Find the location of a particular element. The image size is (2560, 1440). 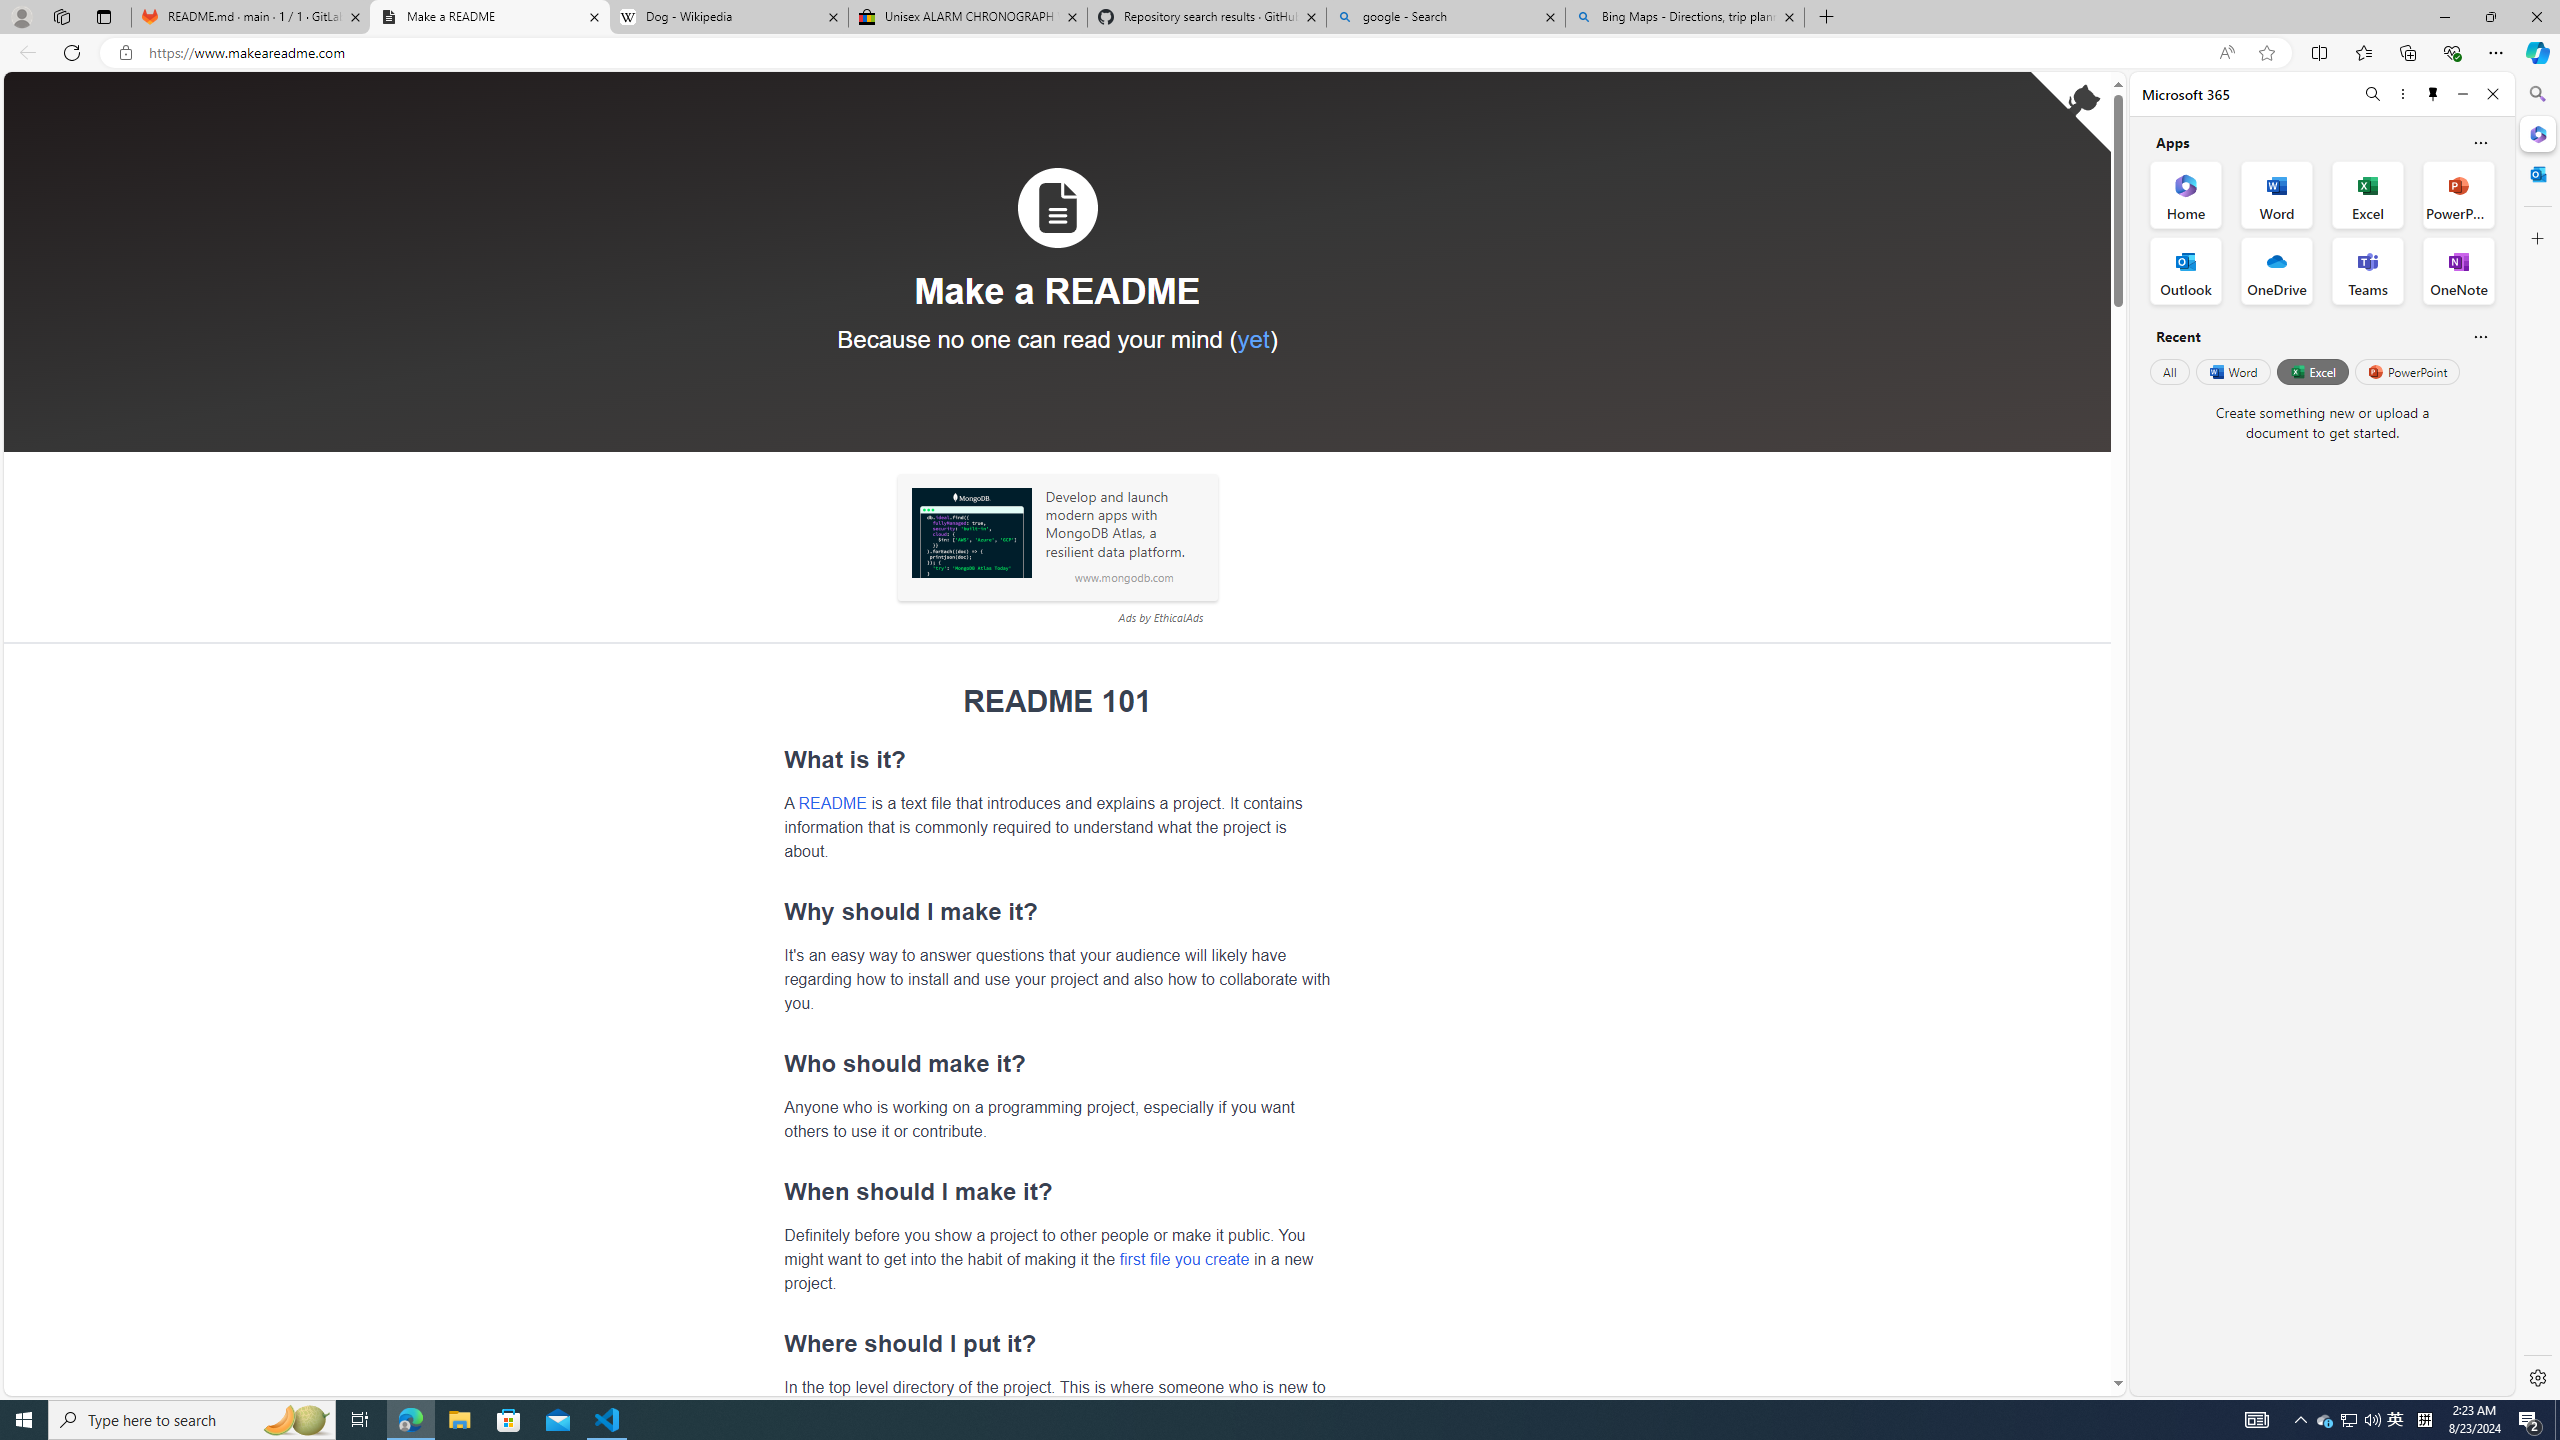

'Word Office App' is located at coordinates (2276, 195).